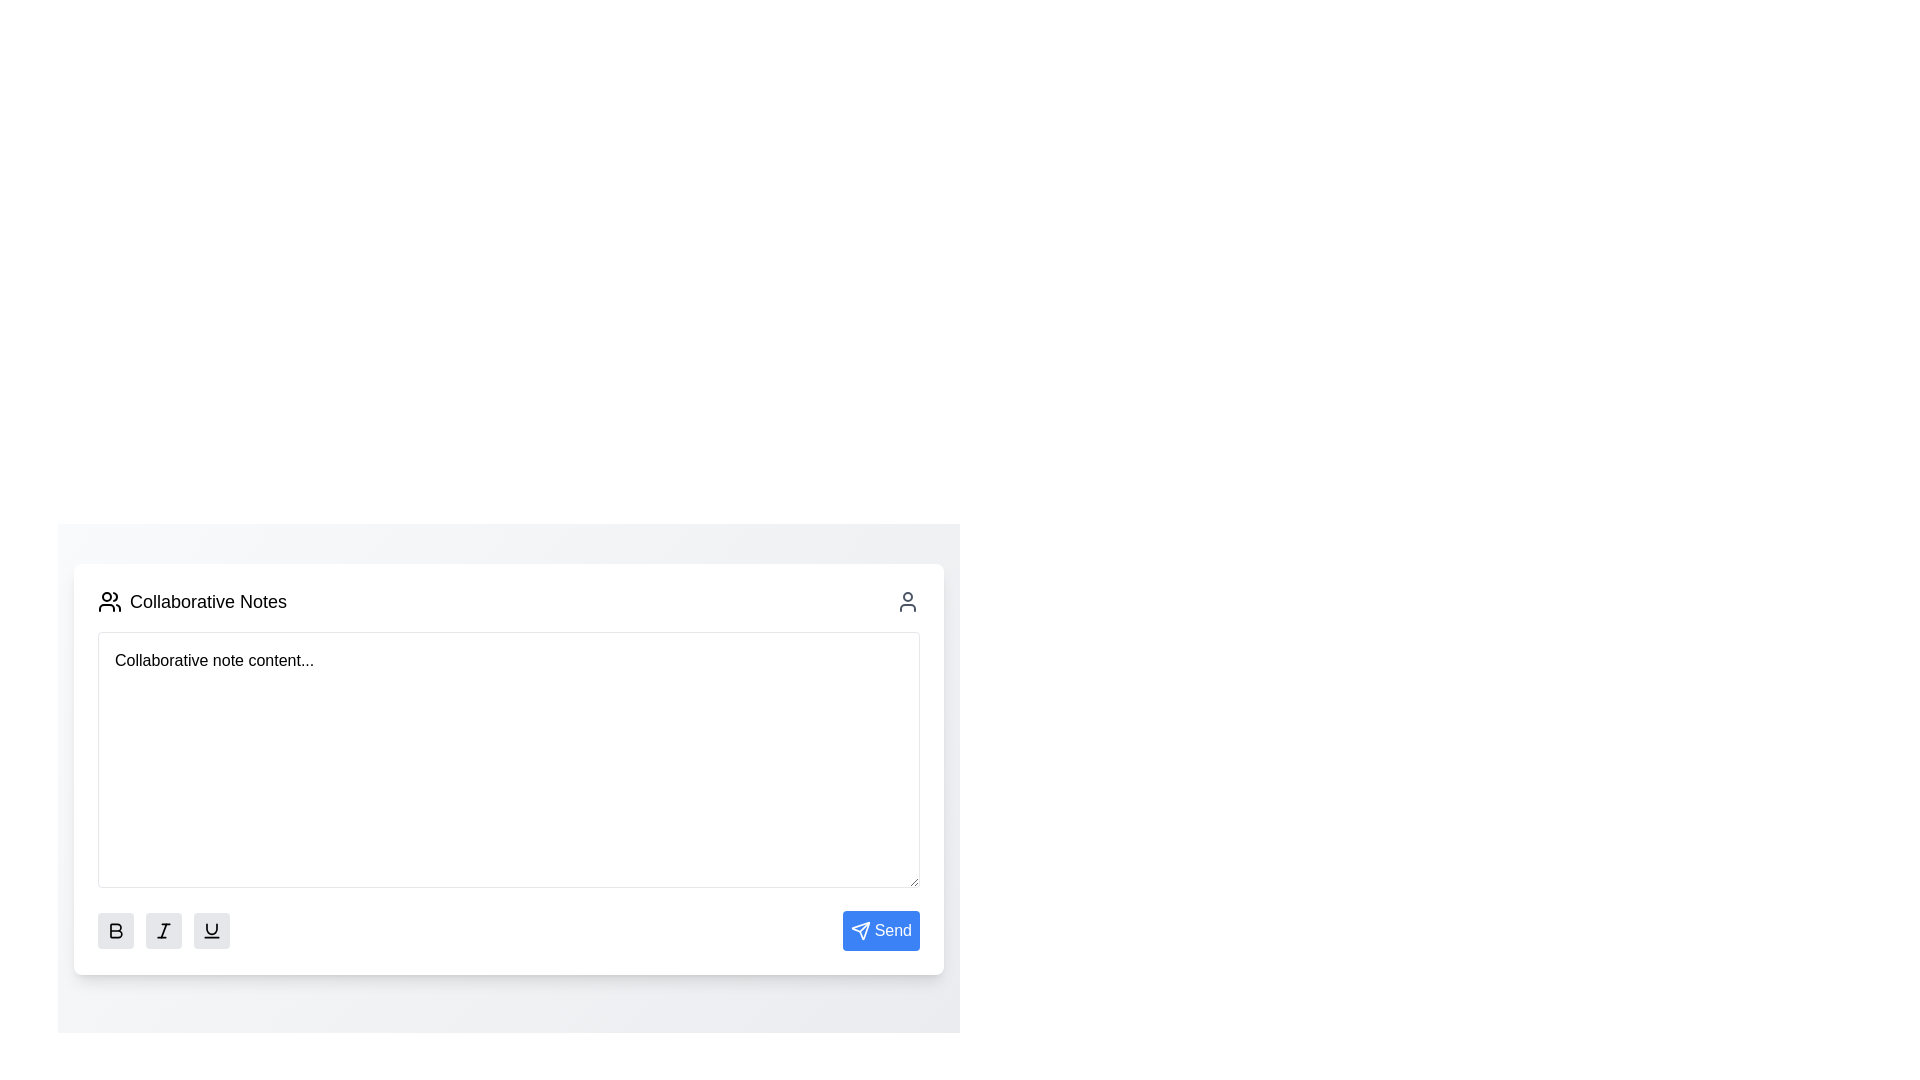  I want to click on the send icon, which is part of the interactive 'Send' button located in the bottom-right corner of the UI, featuring a blue rectangular background with a white paper plane icon and the text 'Send', so click(860, 930).